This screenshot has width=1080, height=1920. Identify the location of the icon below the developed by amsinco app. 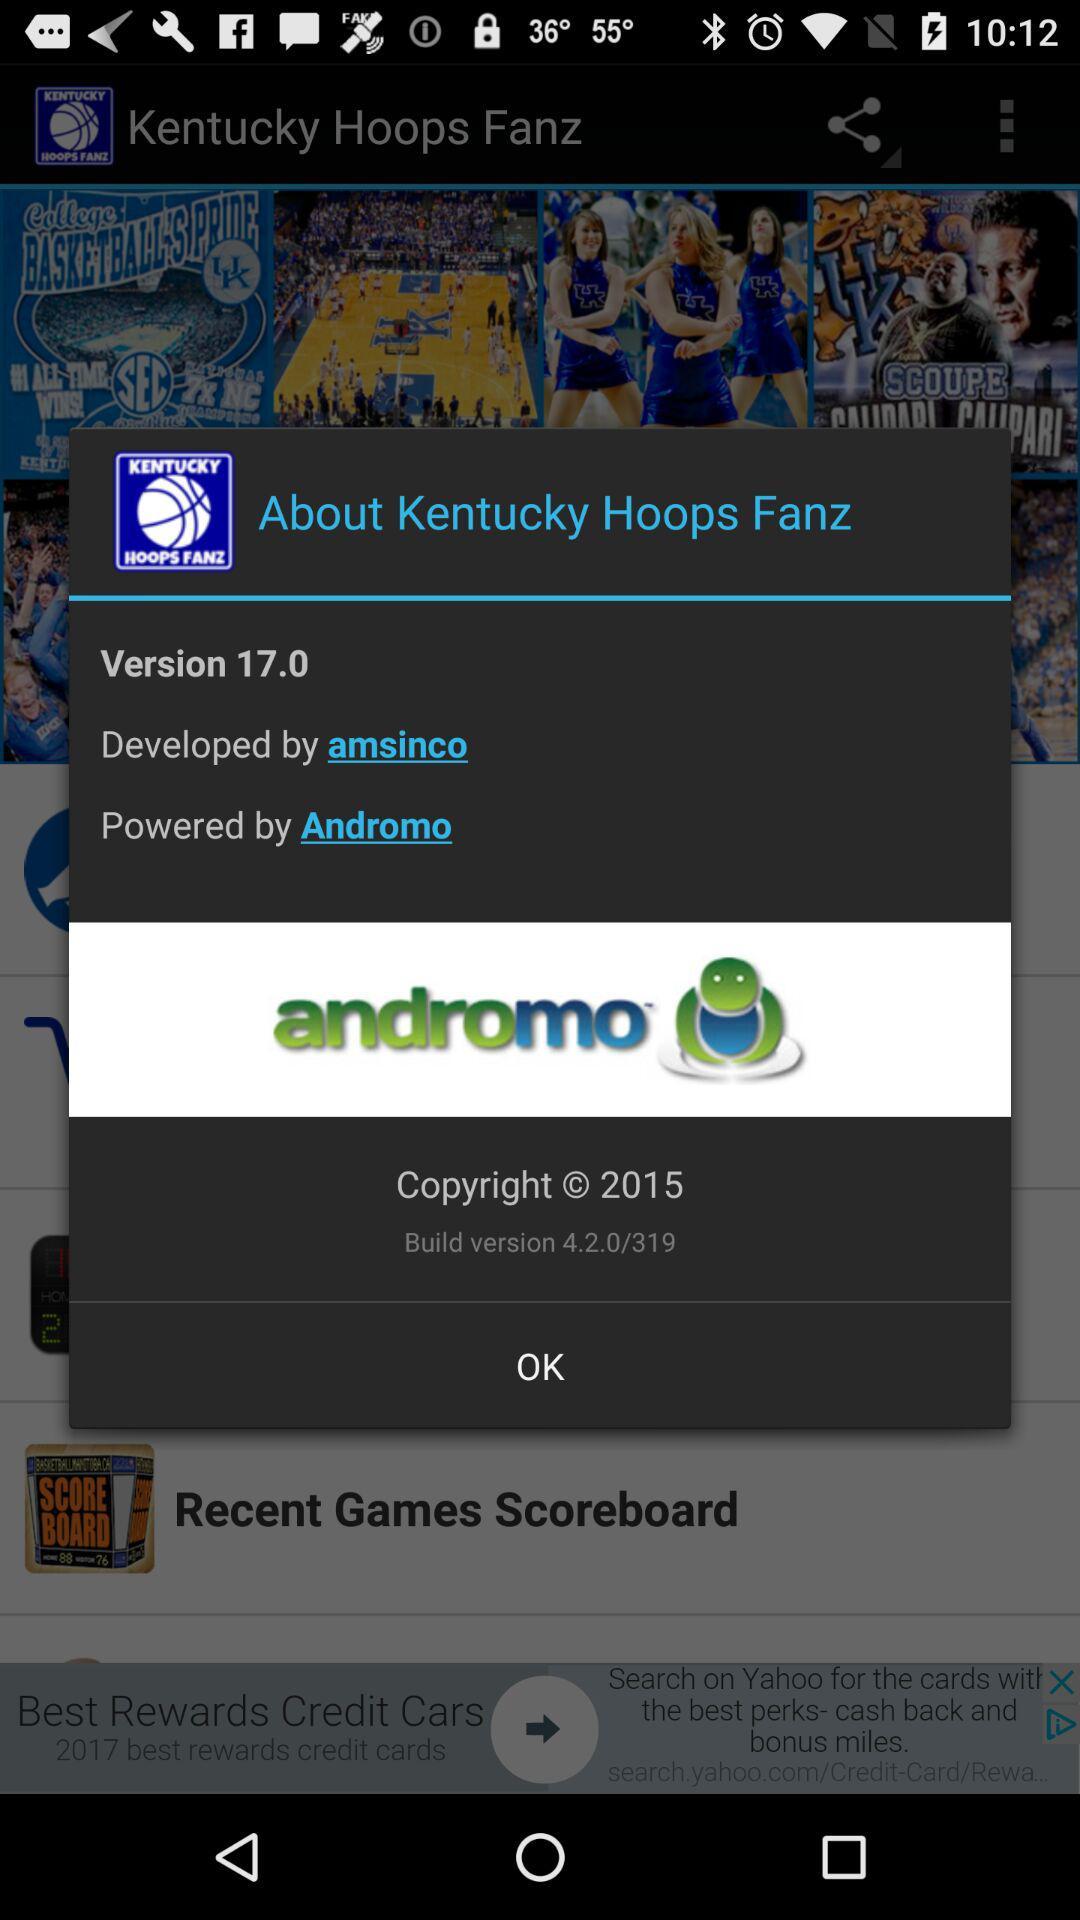
(540, 840).